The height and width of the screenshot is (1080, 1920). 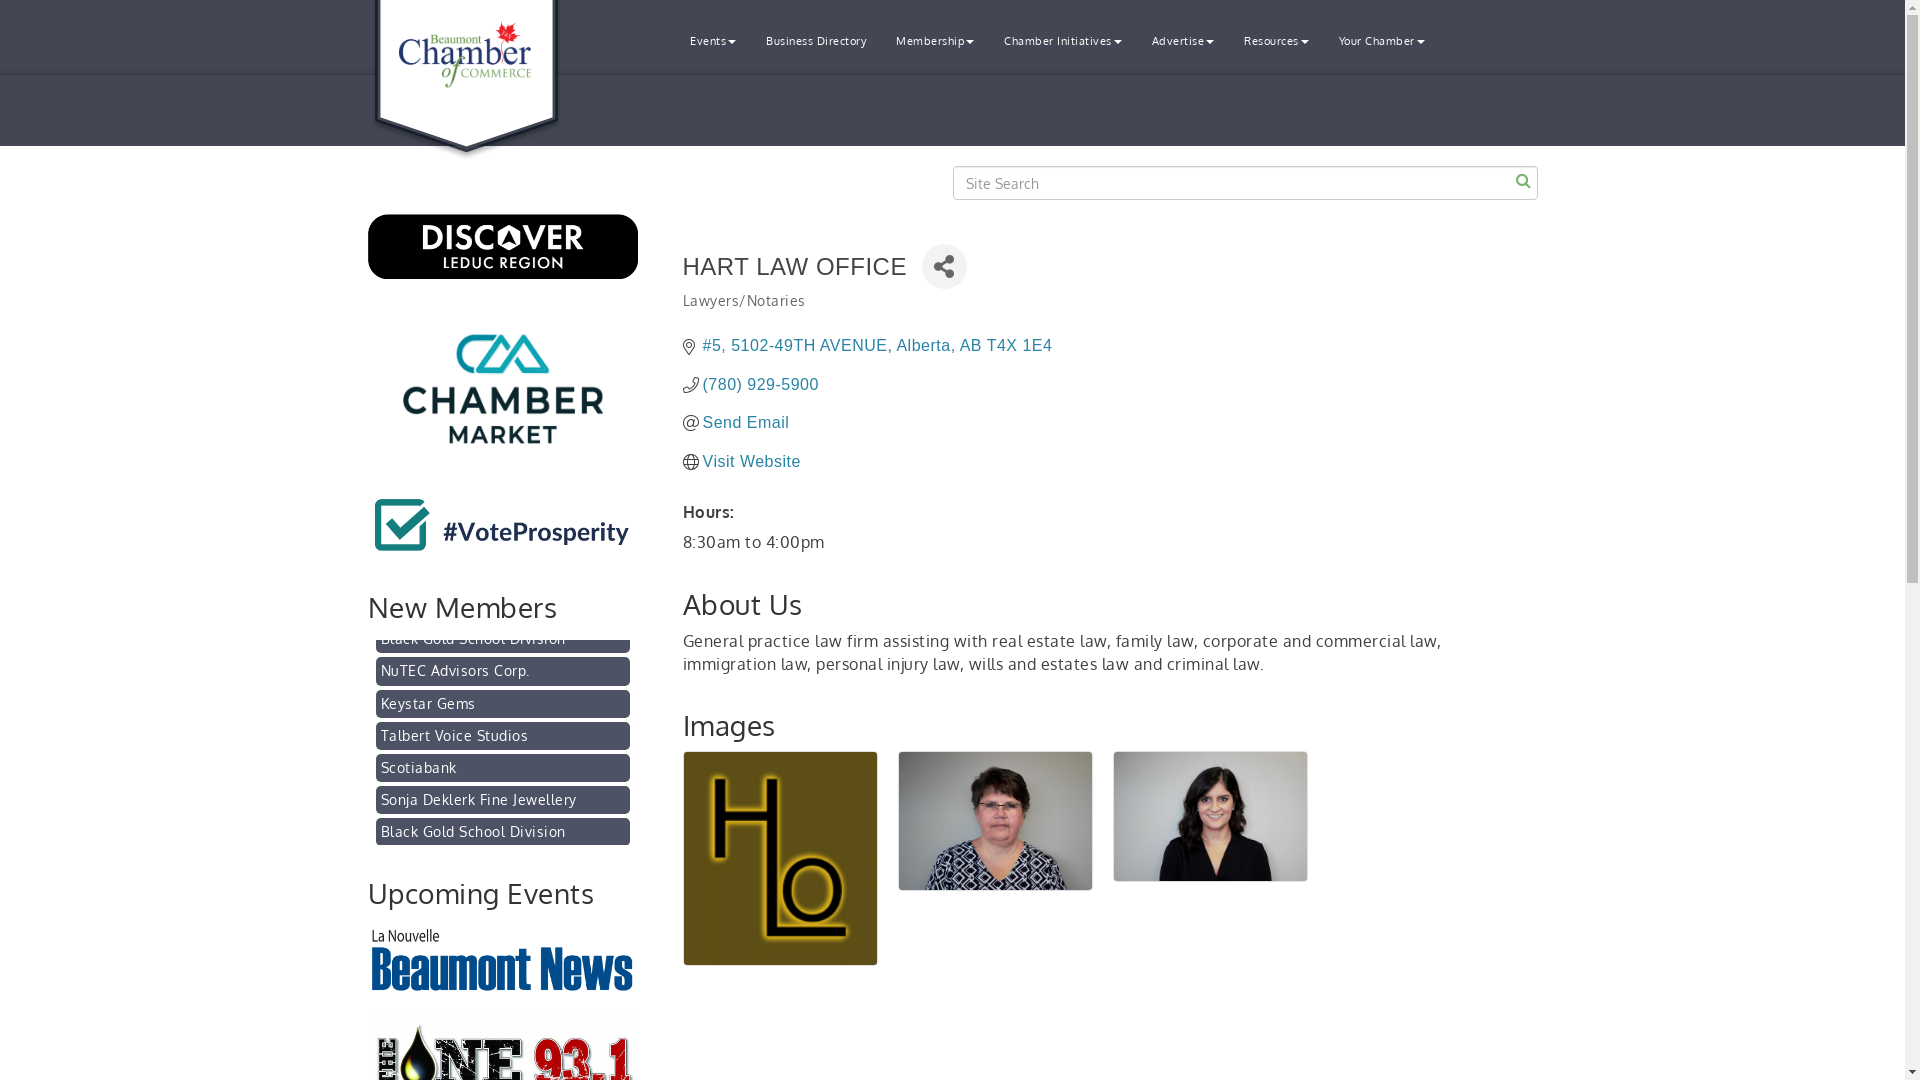 I want to click on 'Business Directory', so click(x=816, y=41).